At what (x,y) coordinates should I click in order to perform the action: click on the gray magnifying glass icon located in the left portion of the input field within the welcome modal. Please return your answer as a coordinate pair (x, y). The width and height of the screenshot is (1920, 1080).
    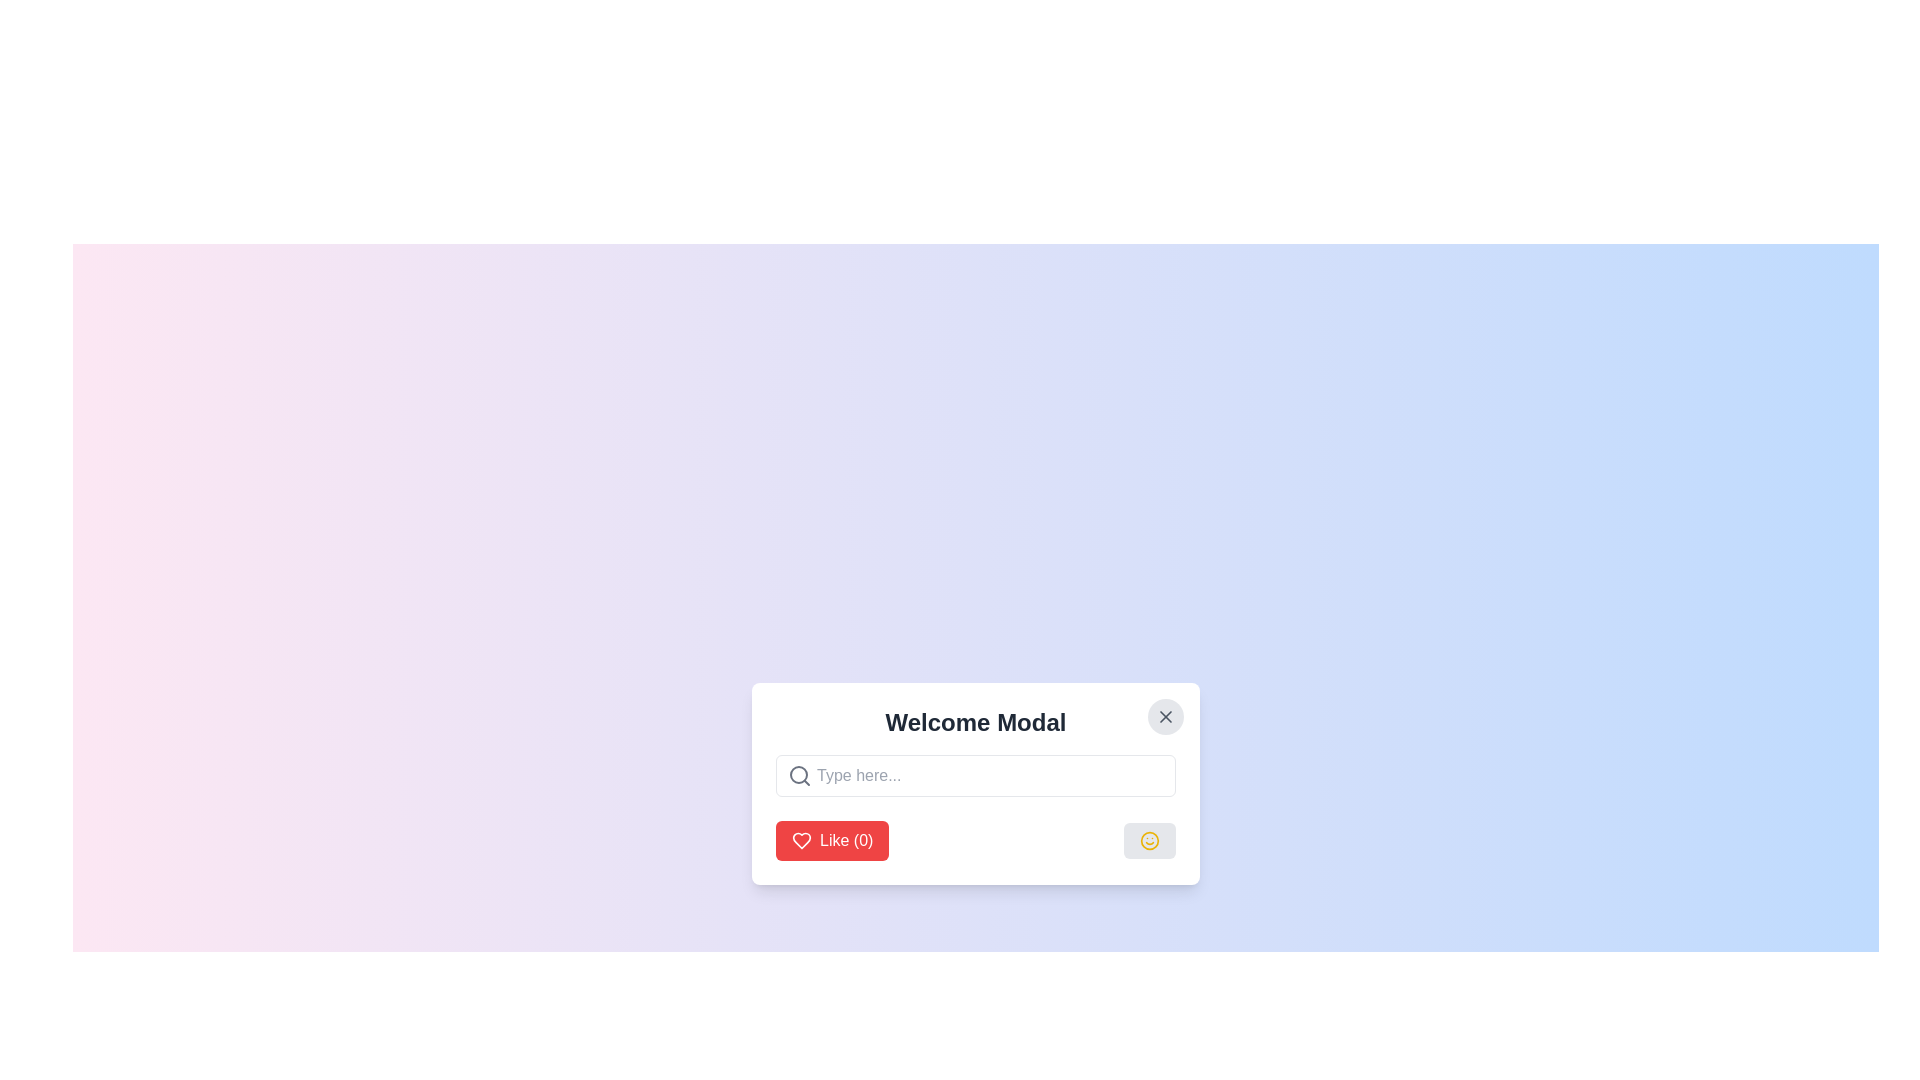
    Looking at the image, I should click on (800, 774).